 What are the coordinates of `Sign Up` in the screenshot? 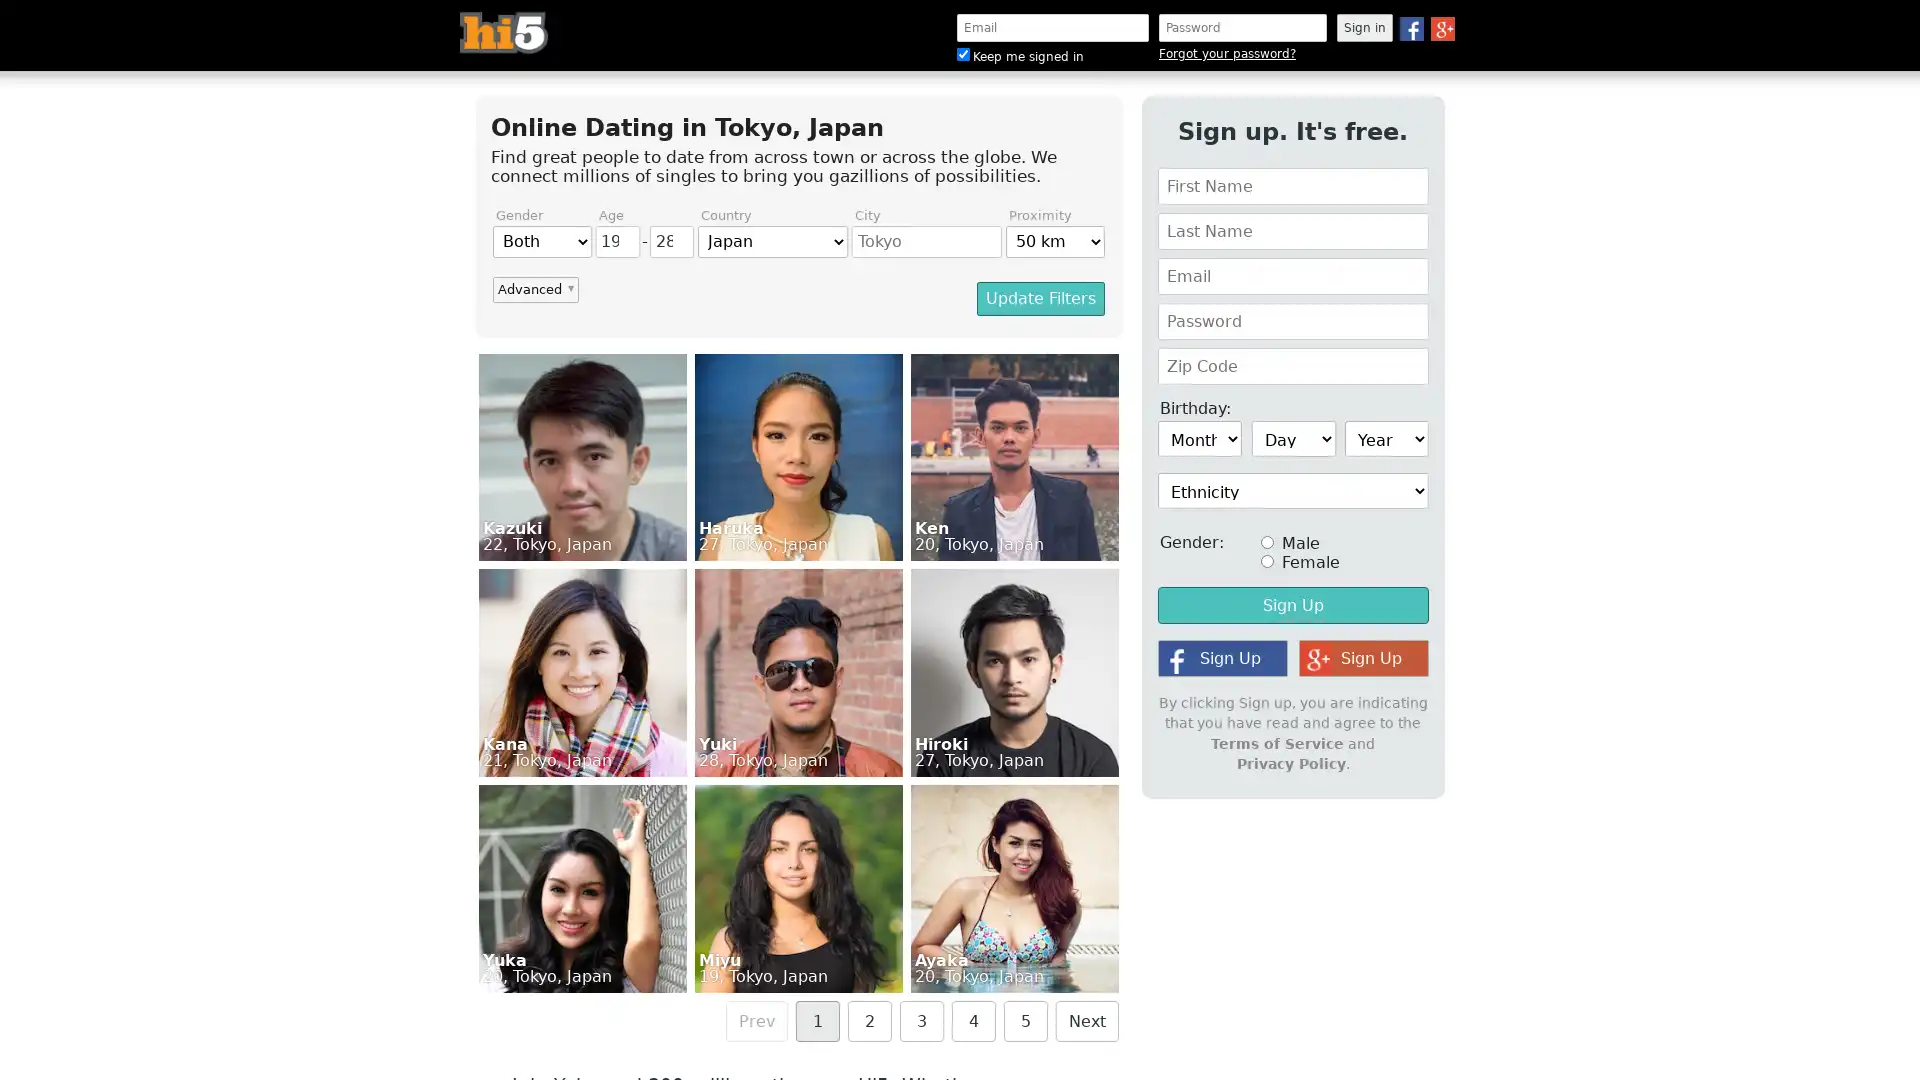 It's located at (1221, 658).